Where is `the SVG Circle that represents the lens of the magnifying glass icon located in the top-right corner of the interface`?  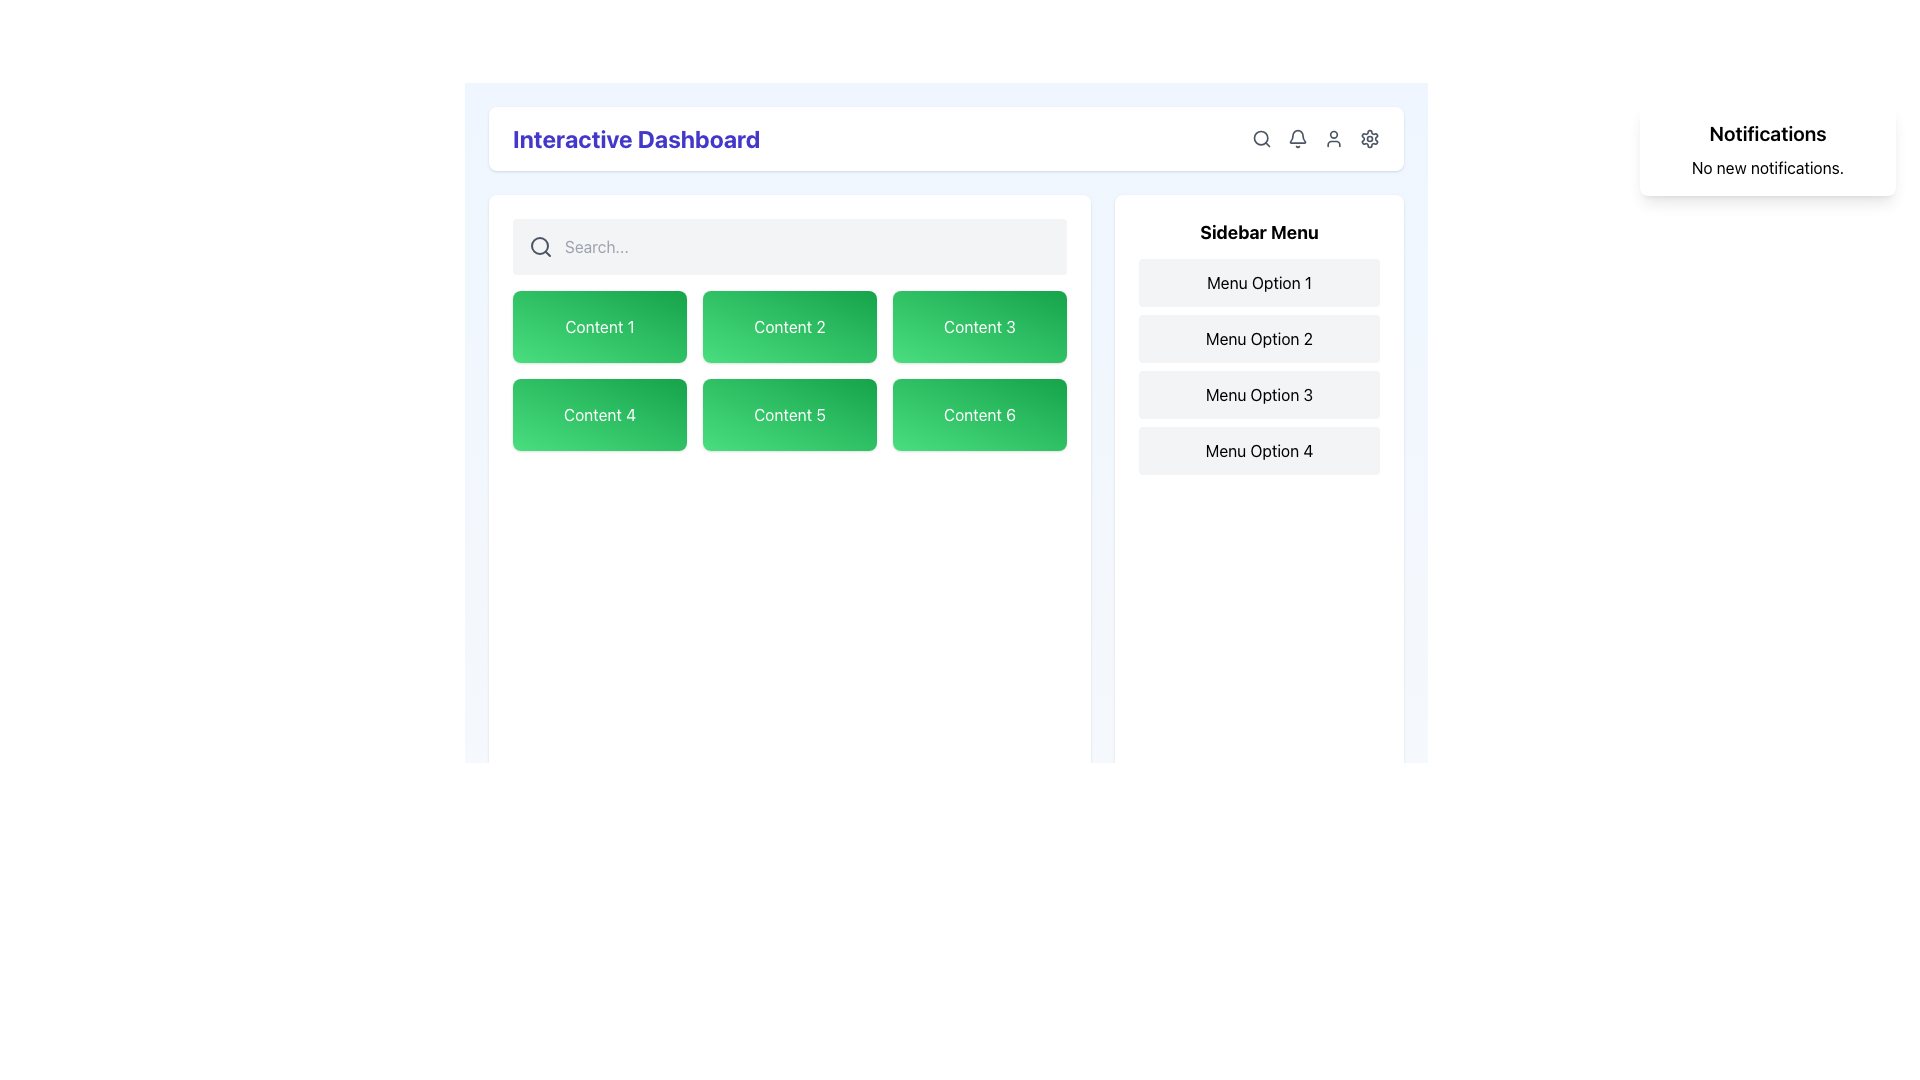
the SVG Circle that represents the lens of the magnifying glass icon located in the top-right corner of the interface is located at coordinates (539, 245).